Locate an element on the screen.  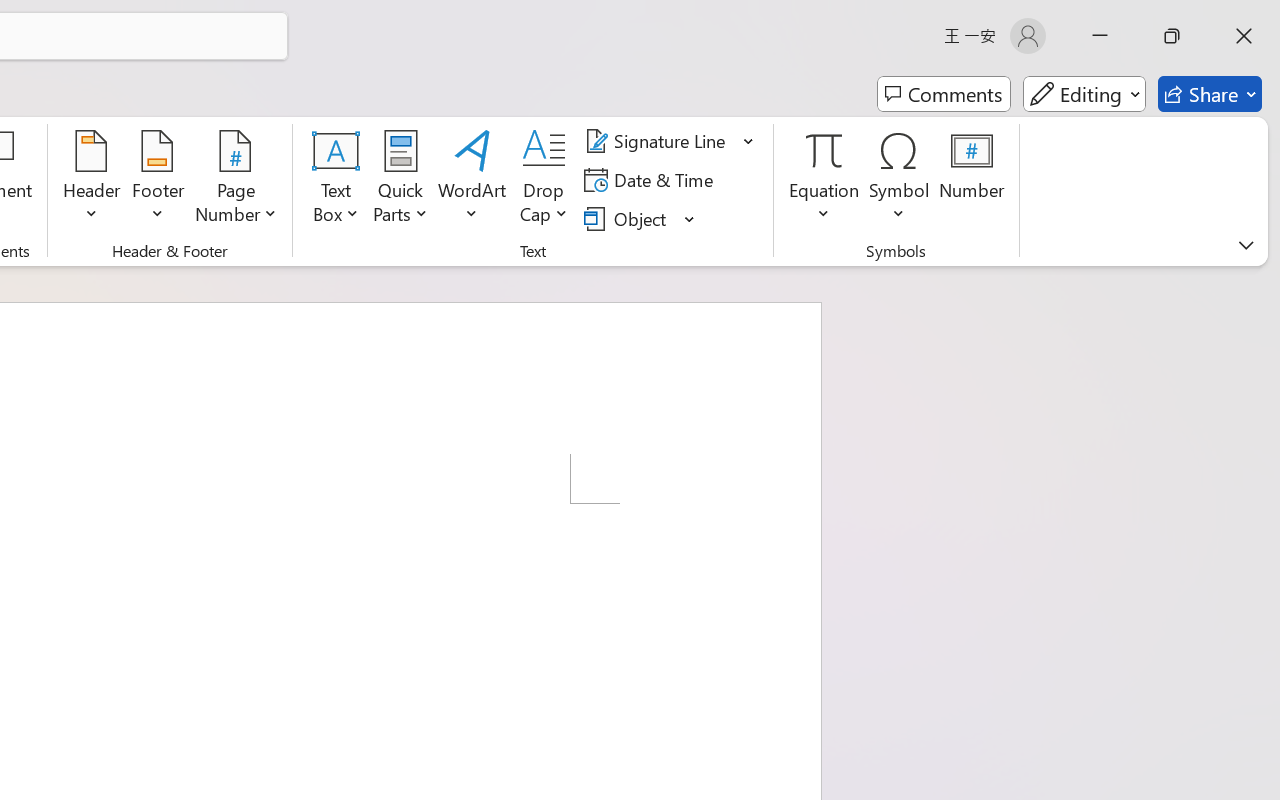
'Share' is located at coordinates (1209, 94).